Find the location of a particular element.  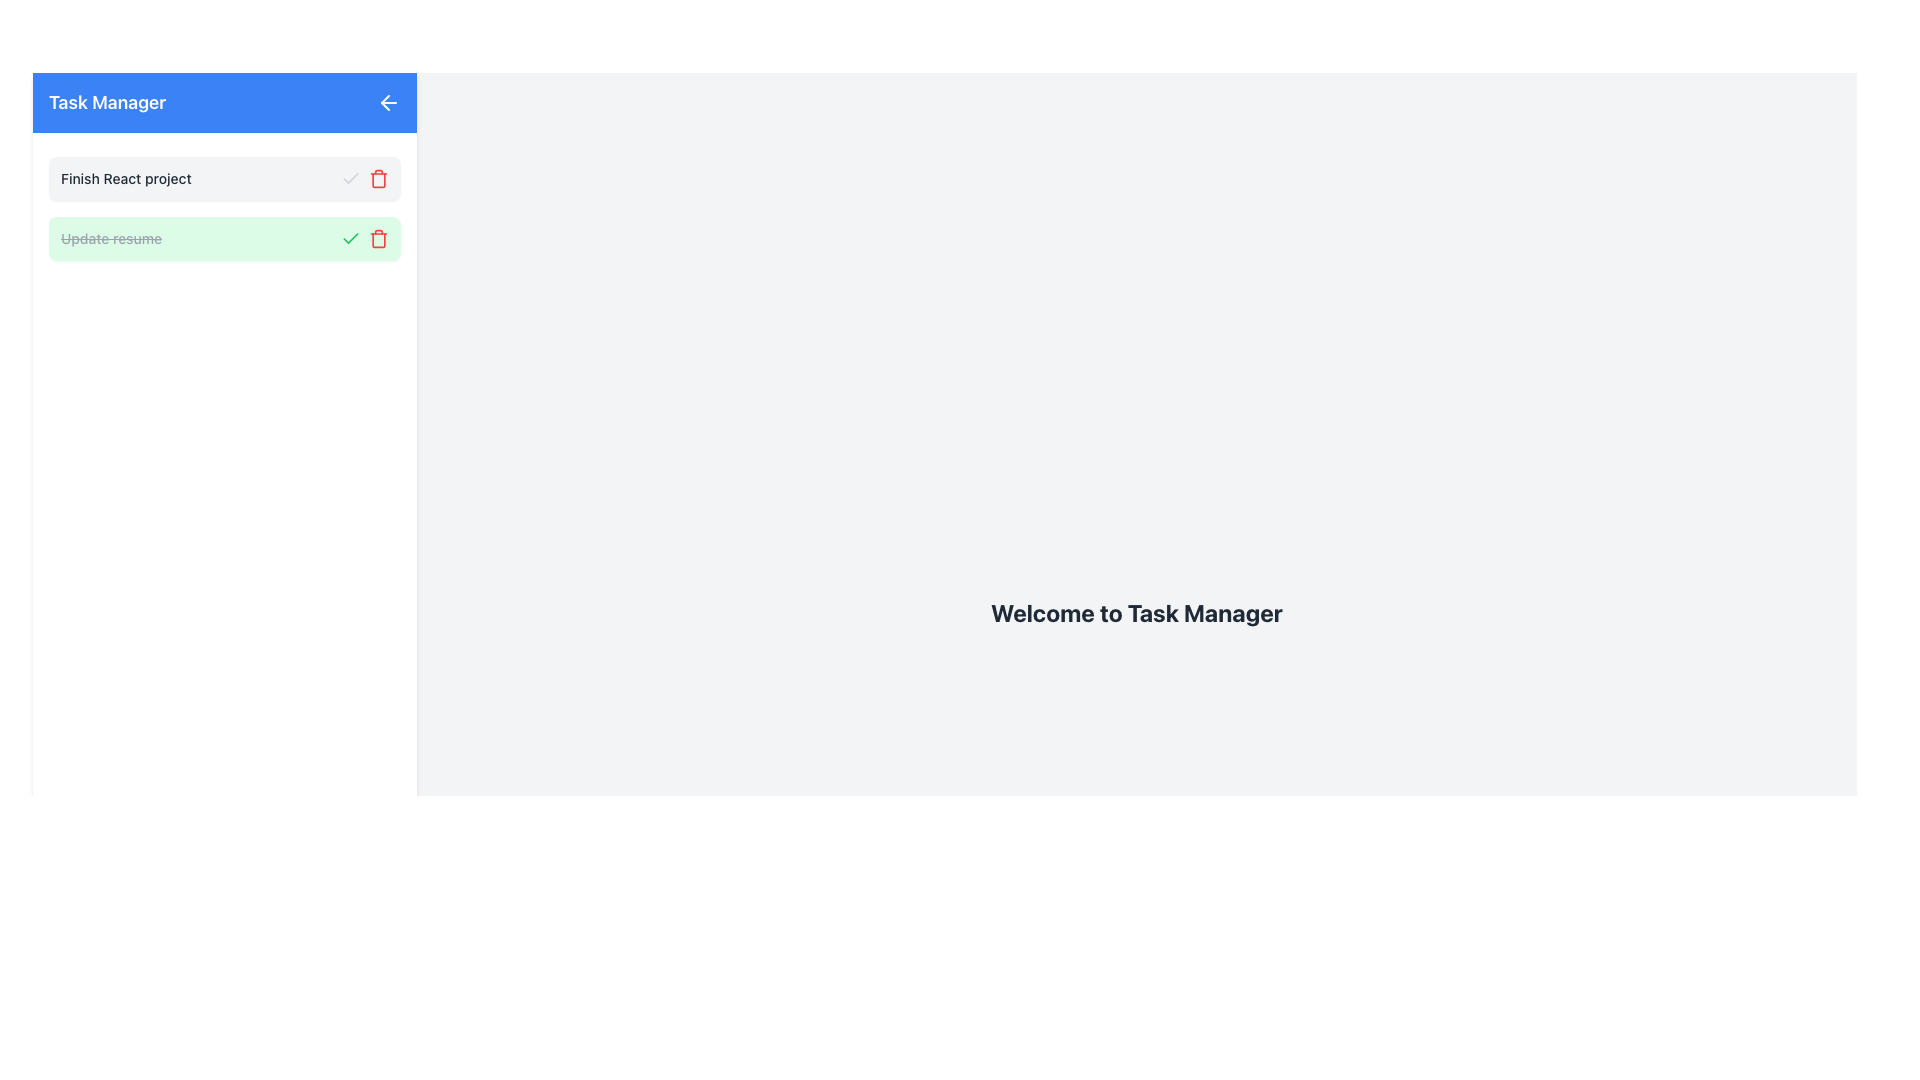

the checkbox for 'Update resume' is located at coordinates (350, 238).